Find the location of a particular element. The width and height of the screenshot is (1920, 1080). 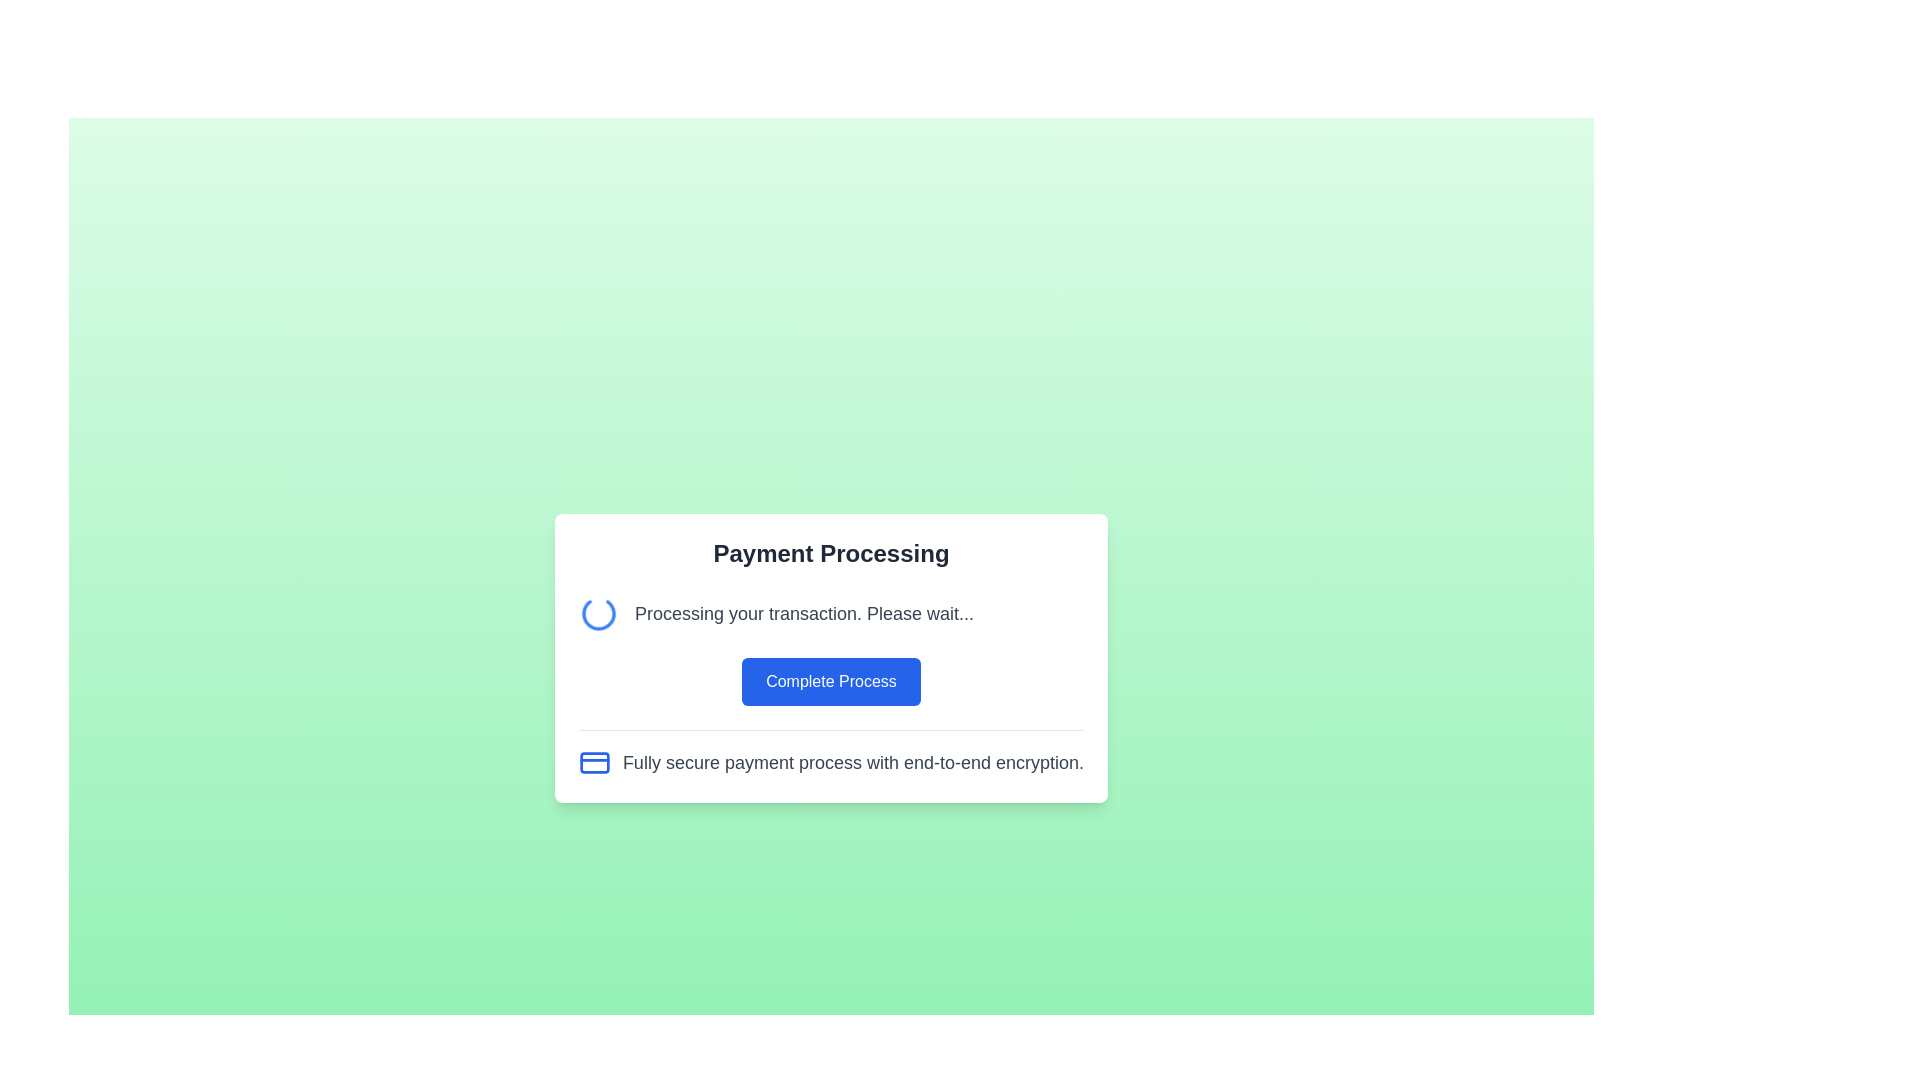

the 'Complete Process' button located within the modal card titled 'Payment Processing' is located at coordinates (831, 658).